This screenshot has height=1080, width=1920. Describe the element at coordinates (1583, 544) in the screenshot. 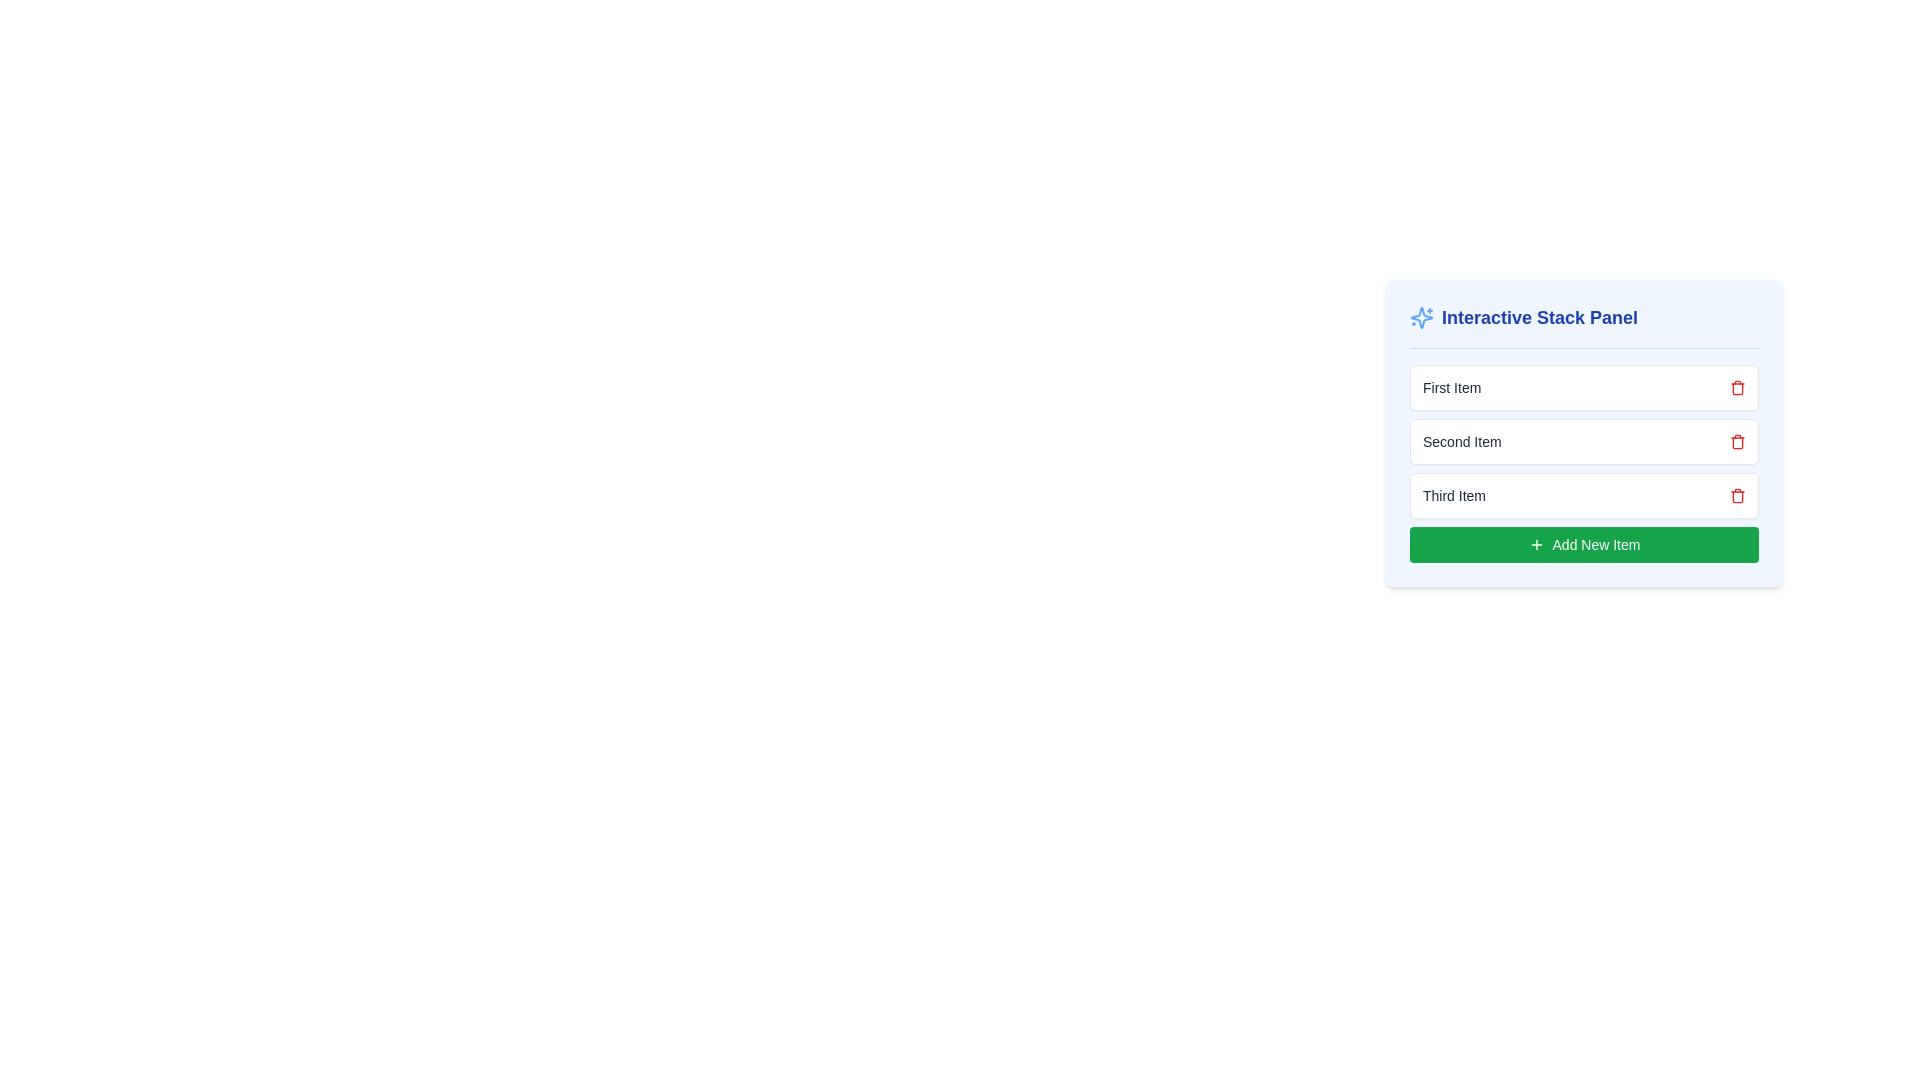

I see `the button located at the bottom of the vertical layout, which triggers the action to add a new item to the list above it` at that location.